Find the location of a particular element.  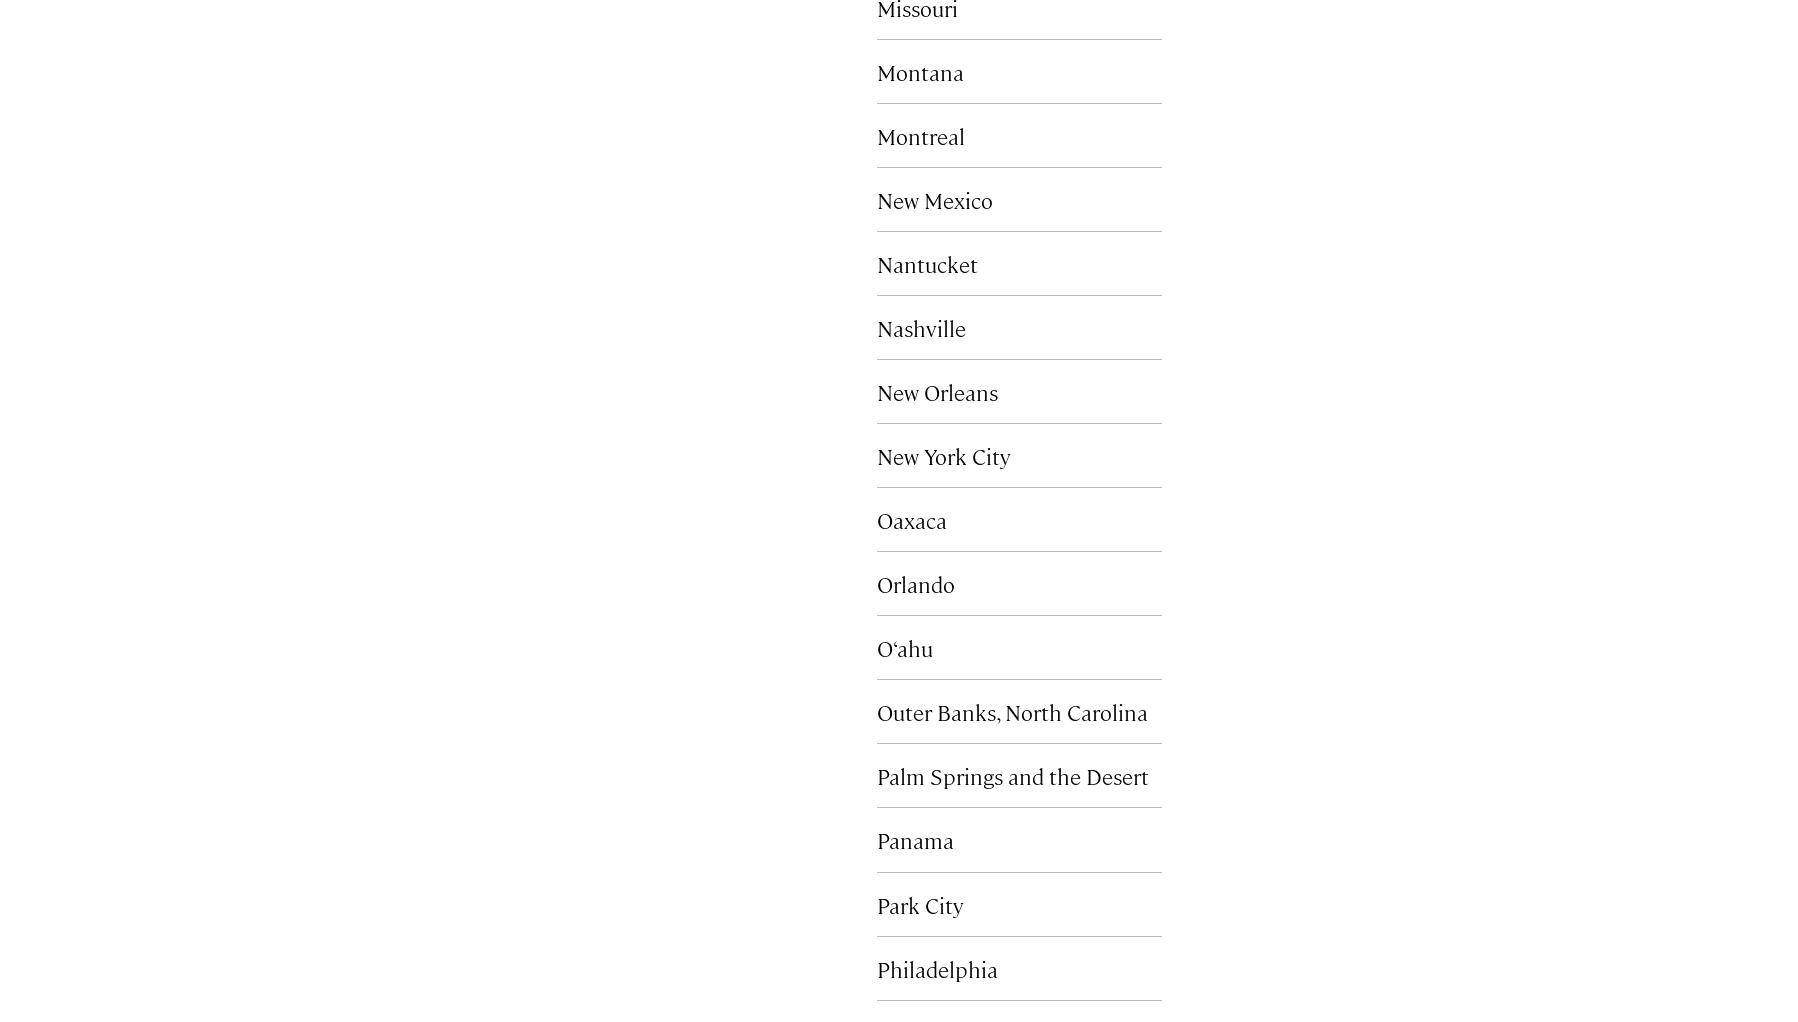

'Outer Banks, North Carolina' is located at coordinates (1011, 711).